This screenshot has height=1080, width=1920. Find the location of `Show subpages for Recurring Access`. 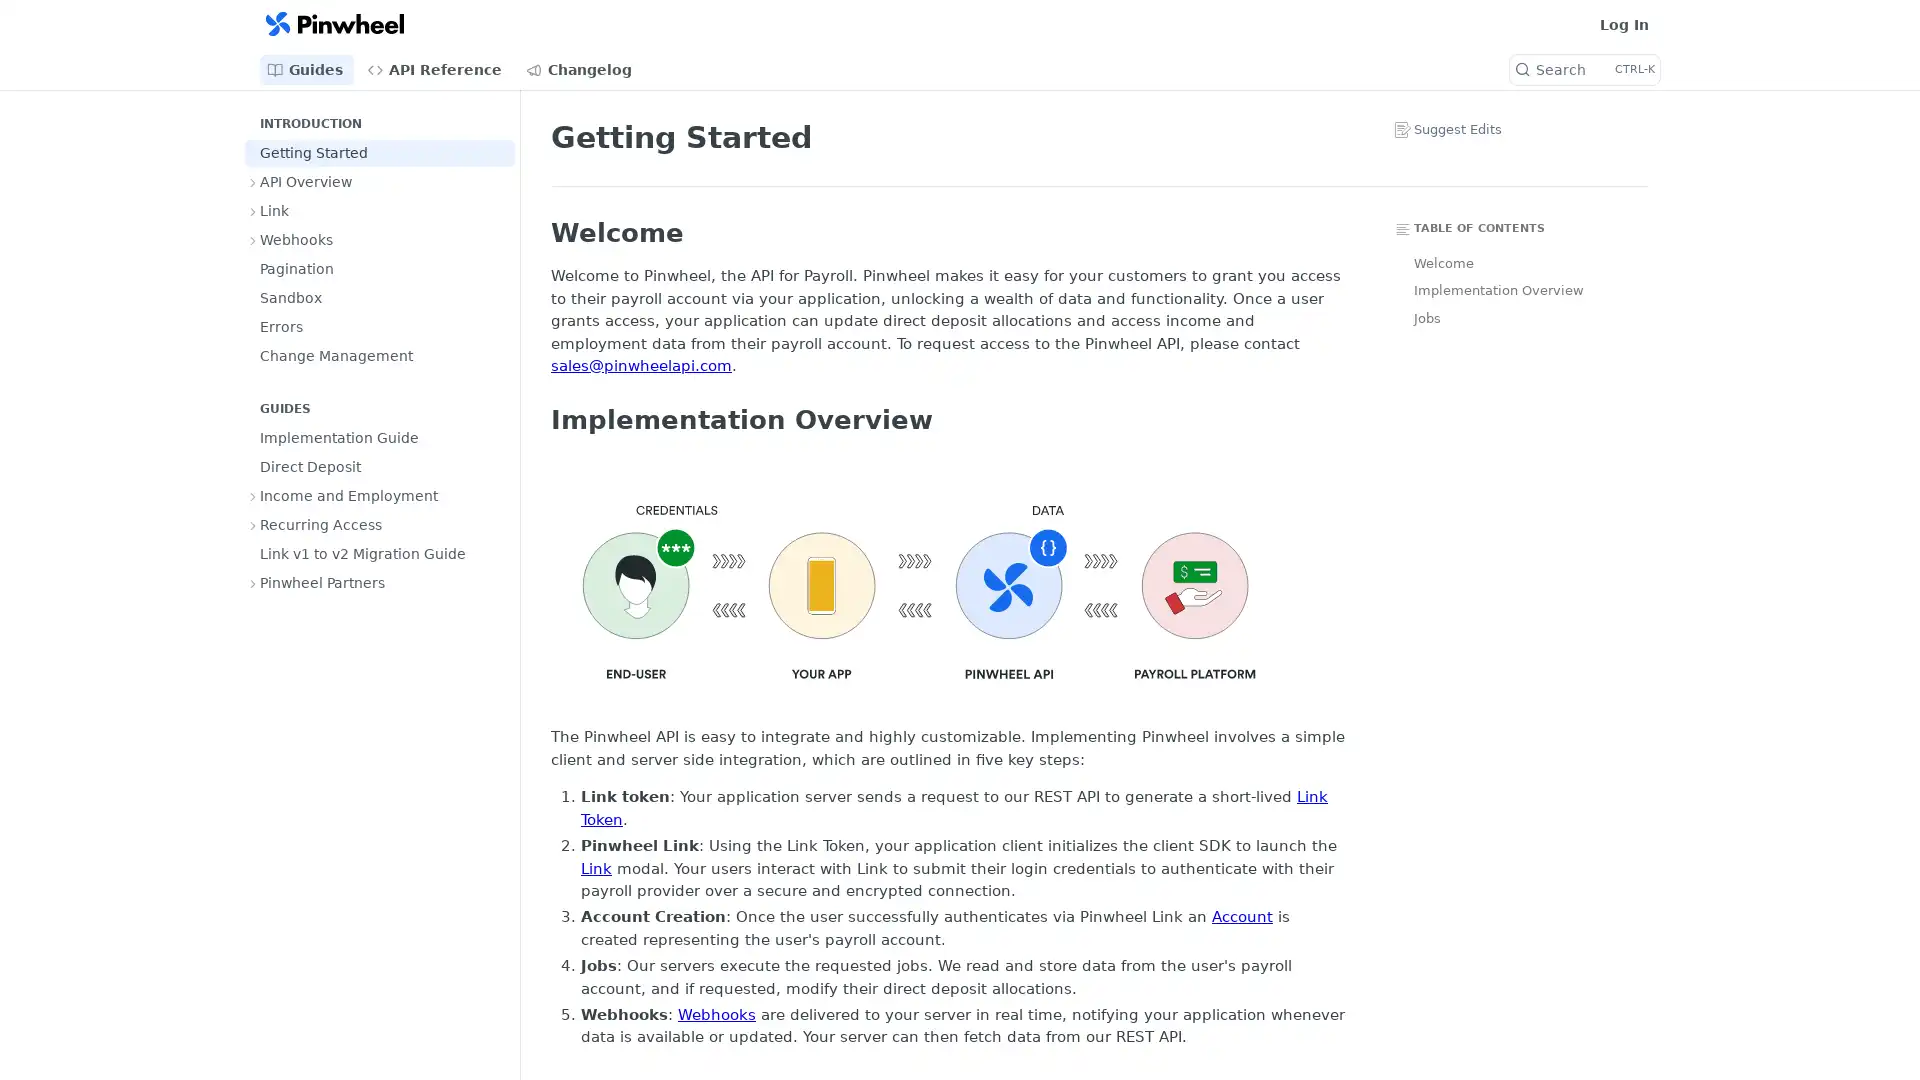

Show subpages for Recurring Access is located at coordinates (253, 523).